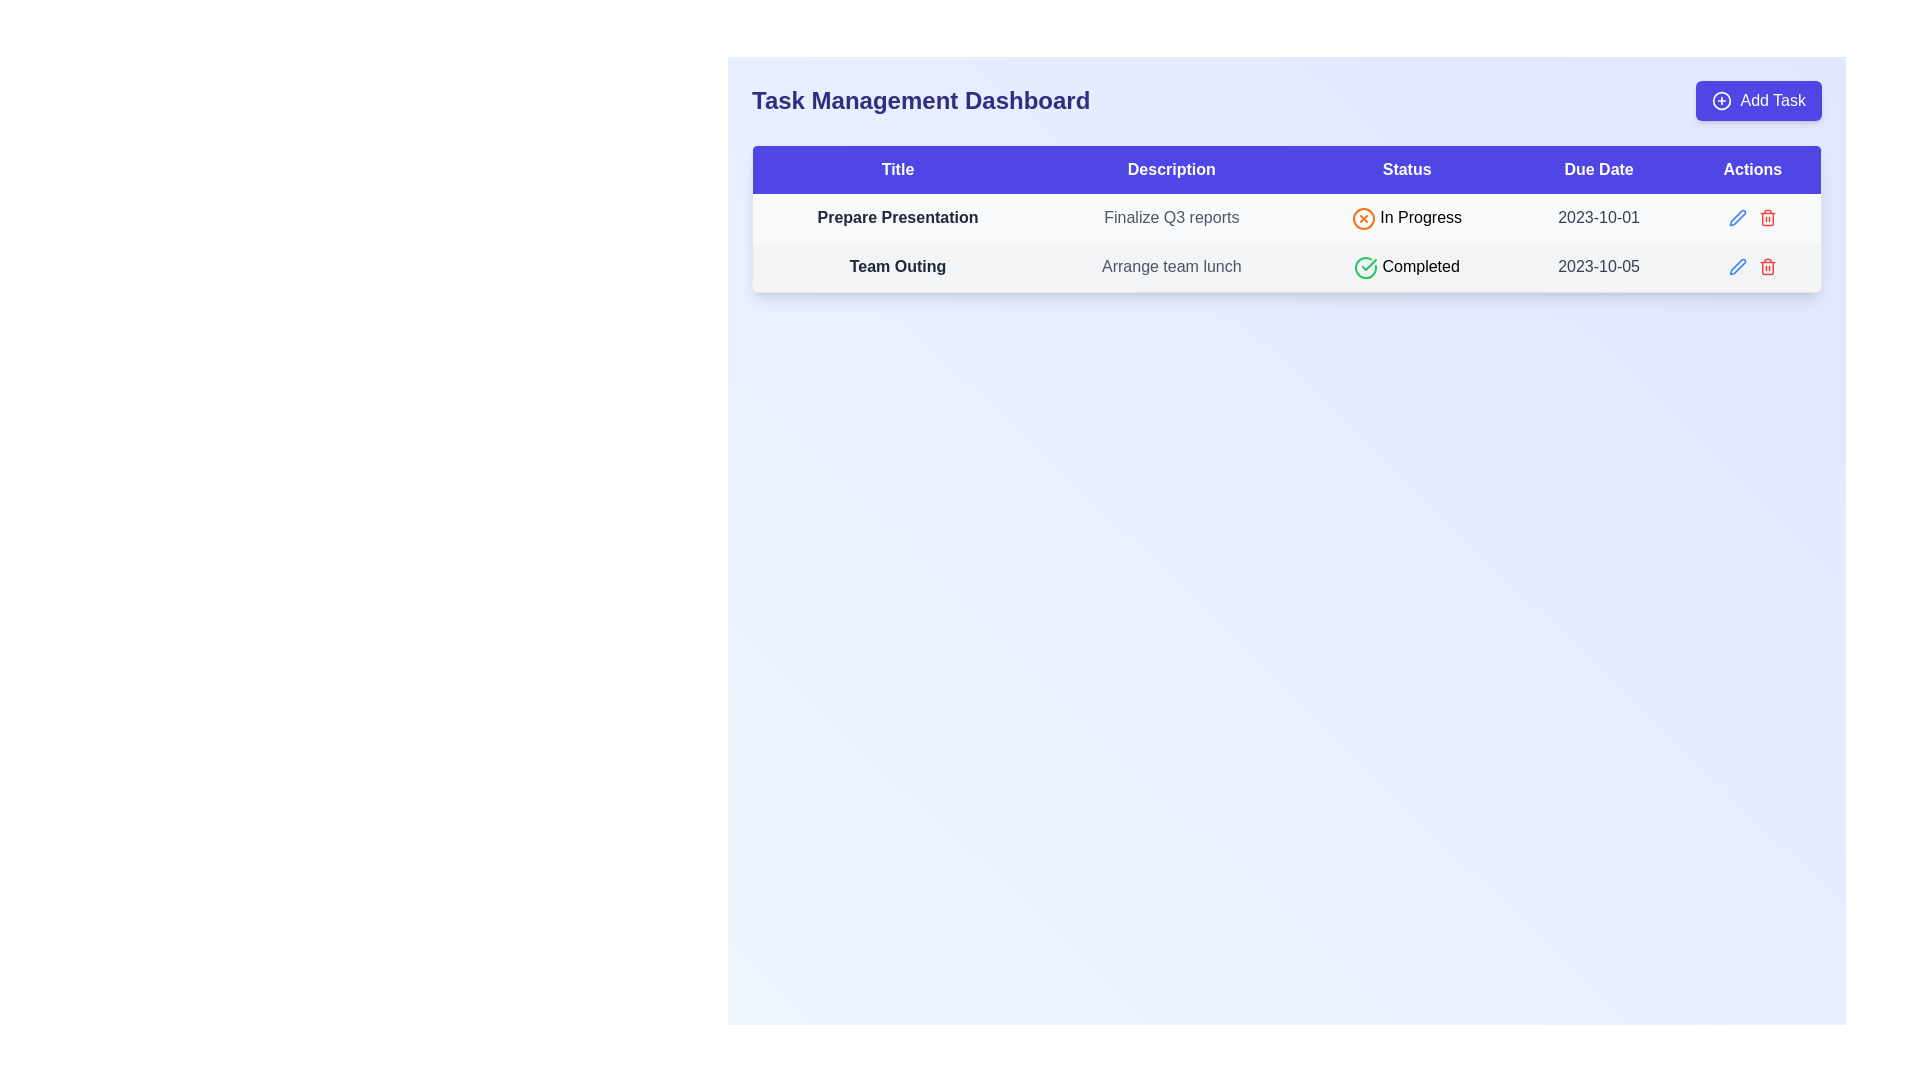  What do you see at coordinates (1365, 266) in the screenshot?
I see `the status icon in the second row of the table that indicates the task is 'Completed.'` at bounding box center [1365, 266].